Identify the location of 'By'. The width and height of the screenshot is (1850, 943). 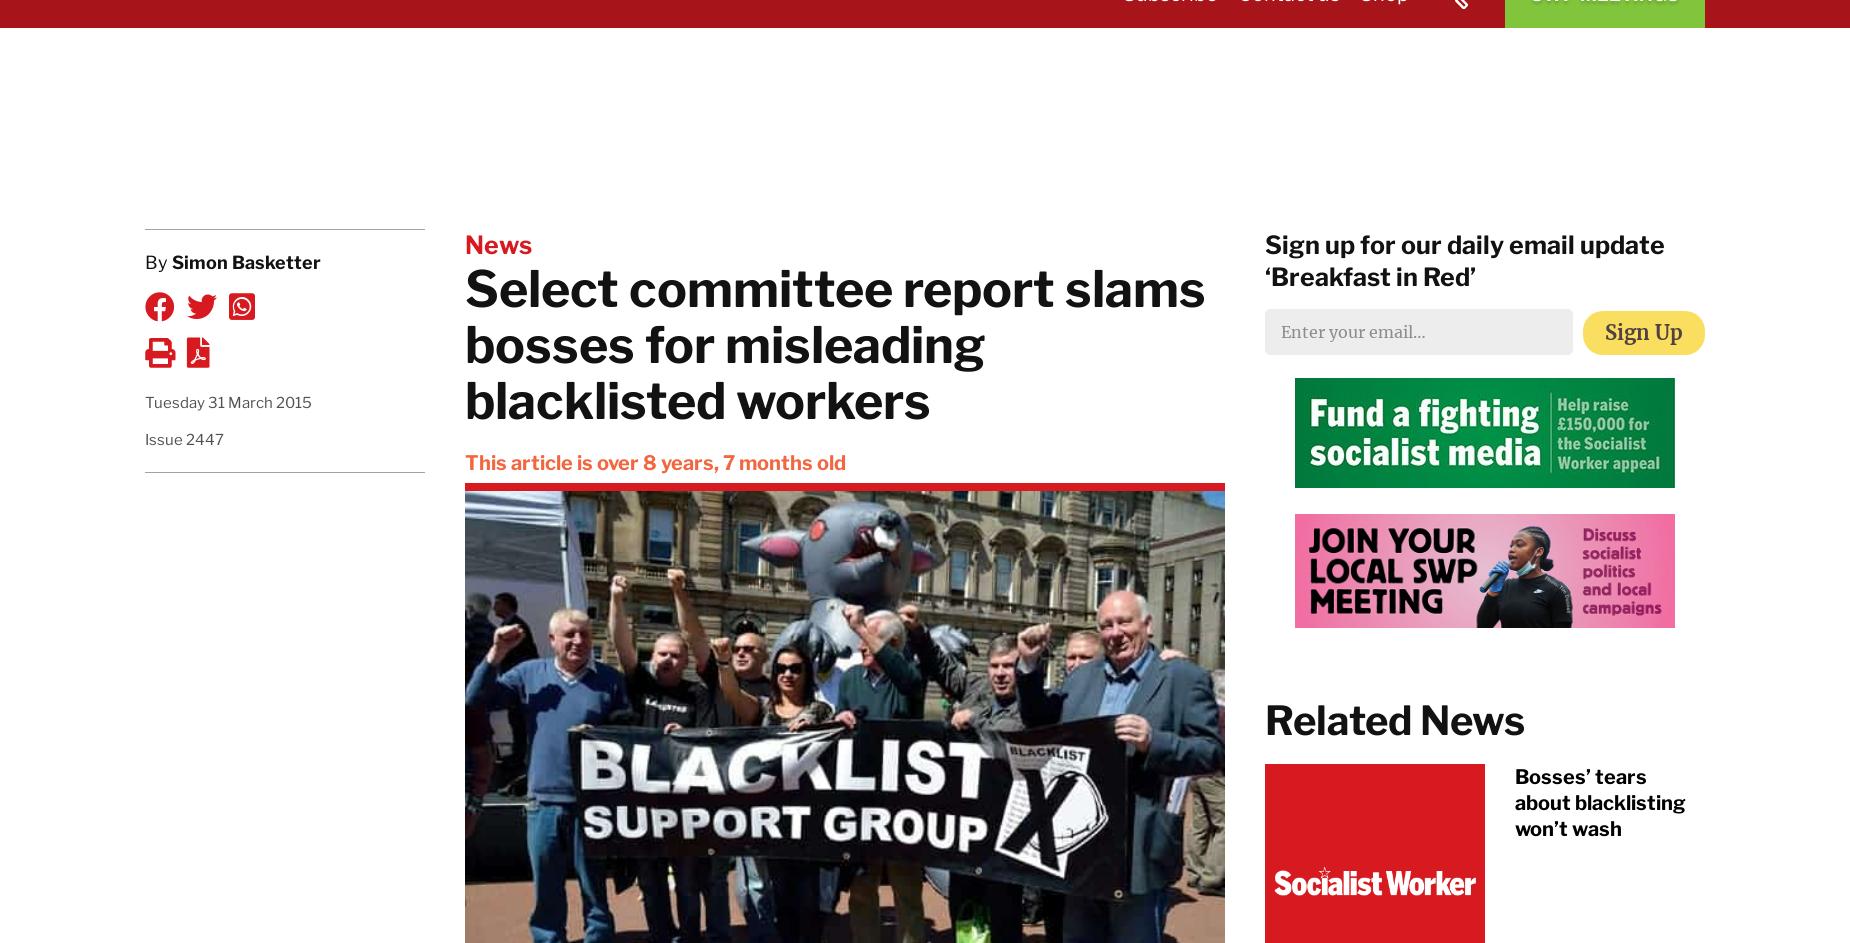
(157, 262).